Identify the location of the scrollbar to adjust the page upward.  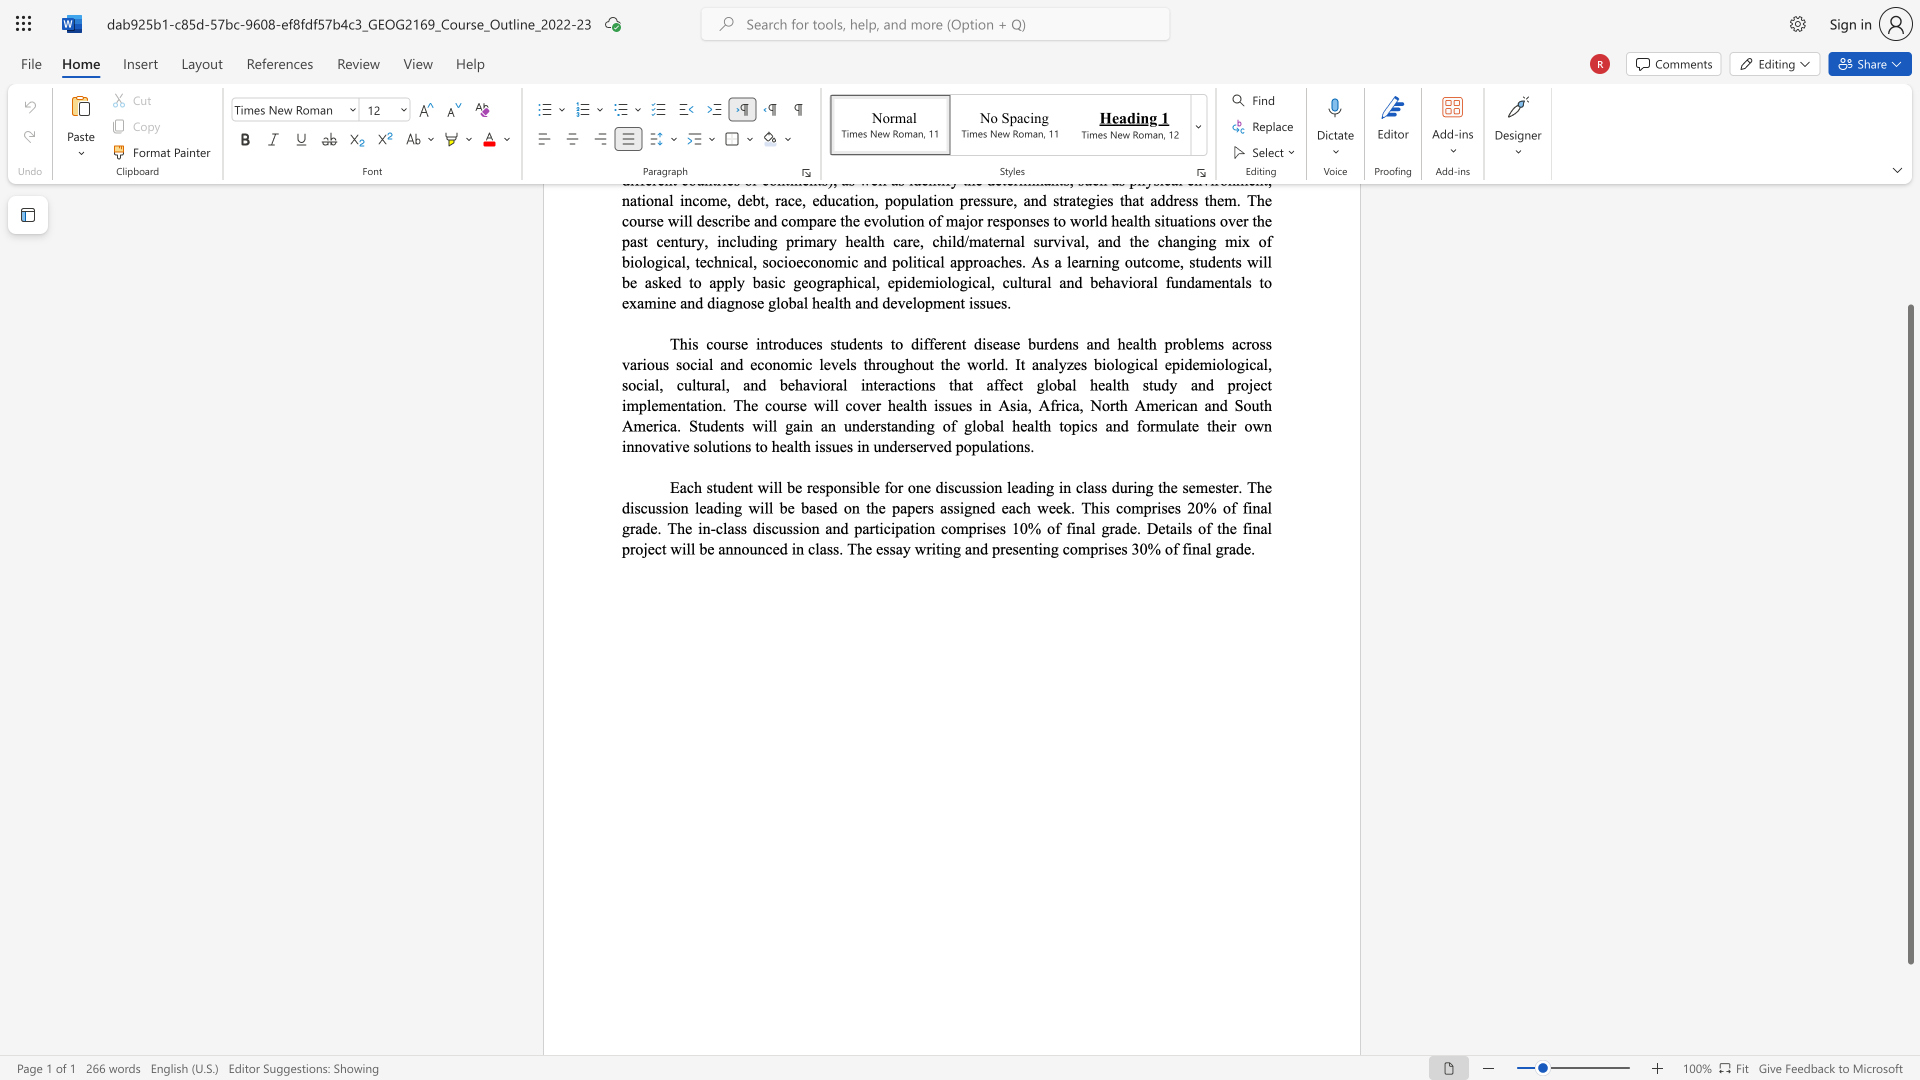
(1909, 289).